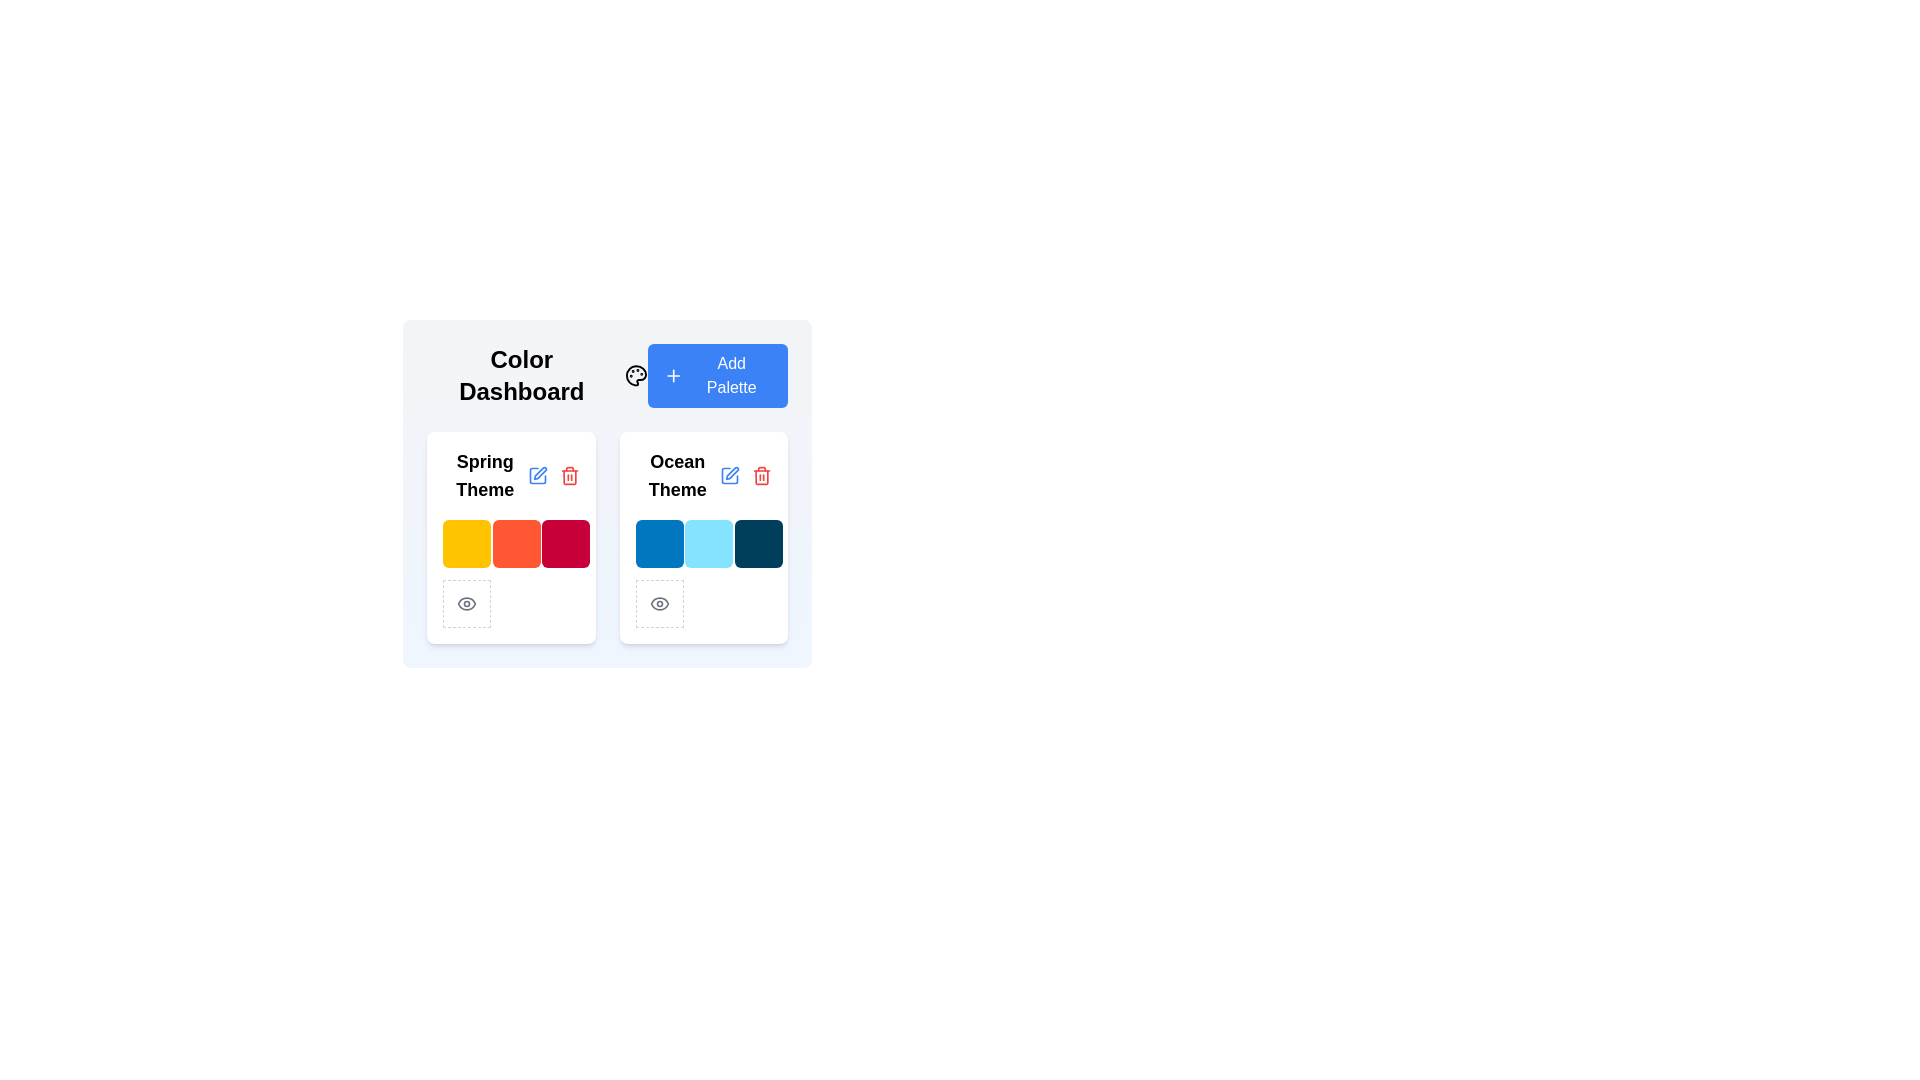  I want to click on the plus sign icon embedded within the 'Add Palette' button located in the top-right area of the interface, so click(673, 375).